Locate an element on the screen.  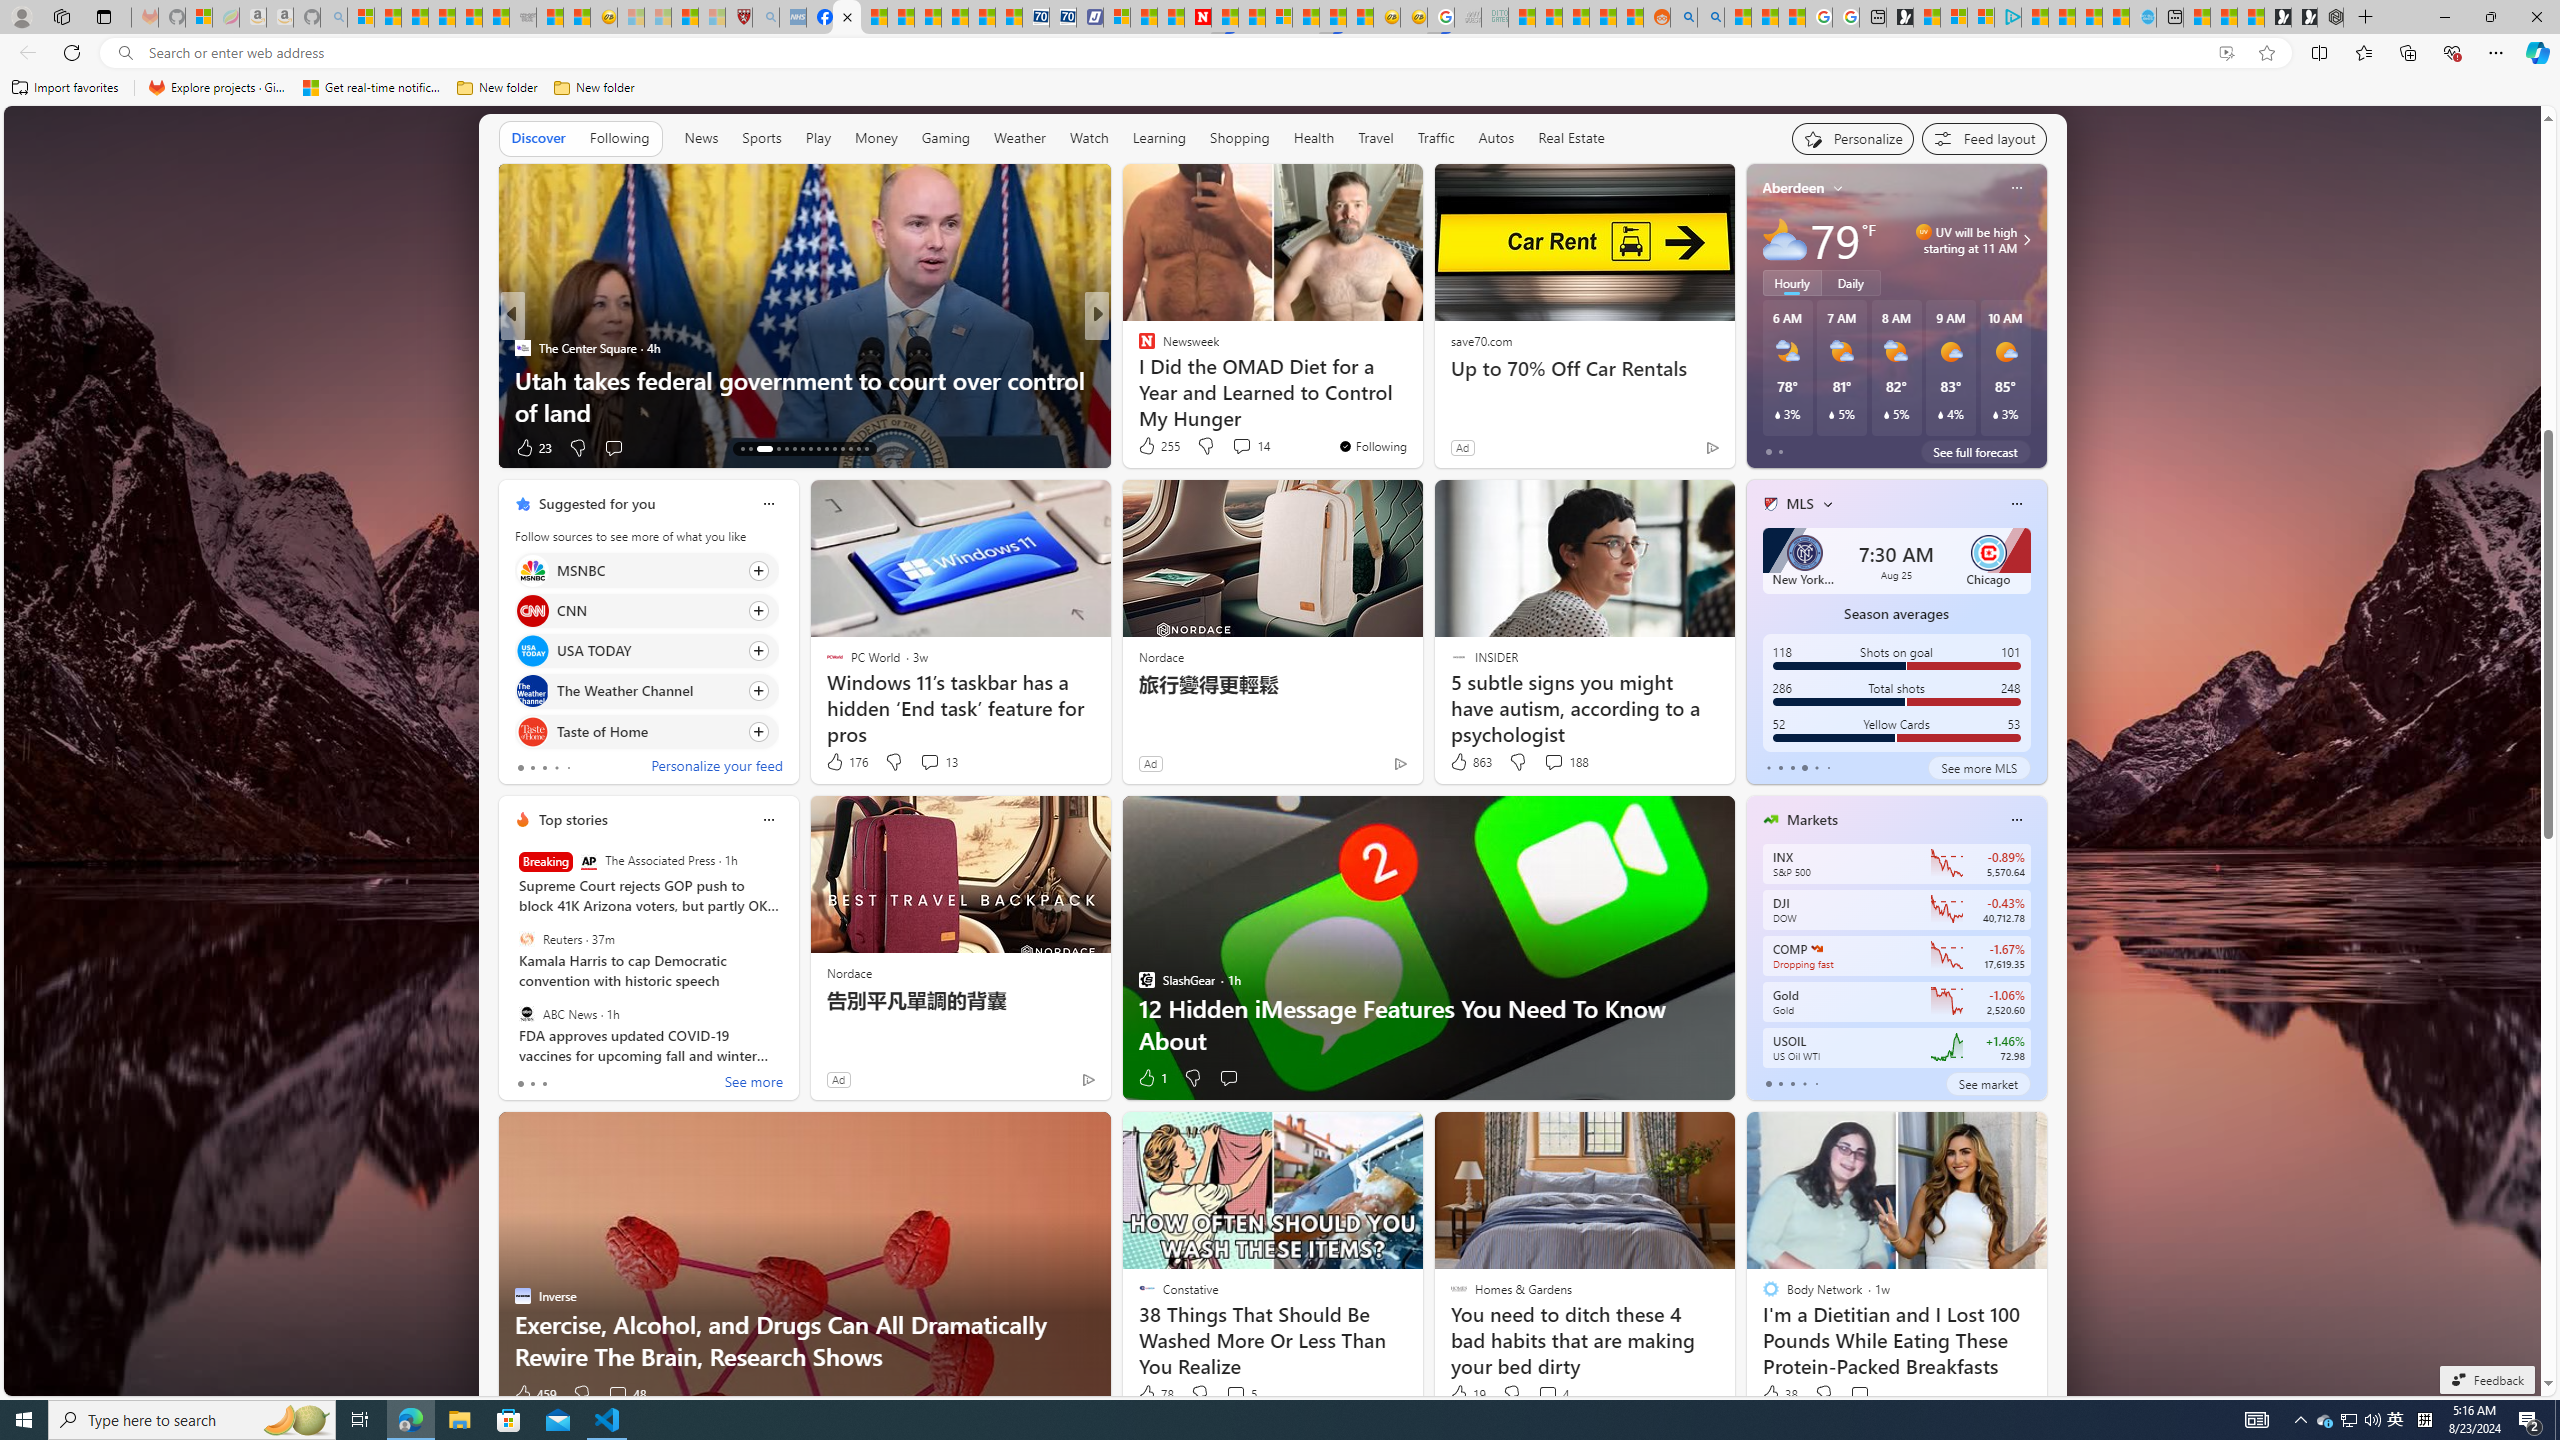
'New folder' is located at coordinates (592, 87).